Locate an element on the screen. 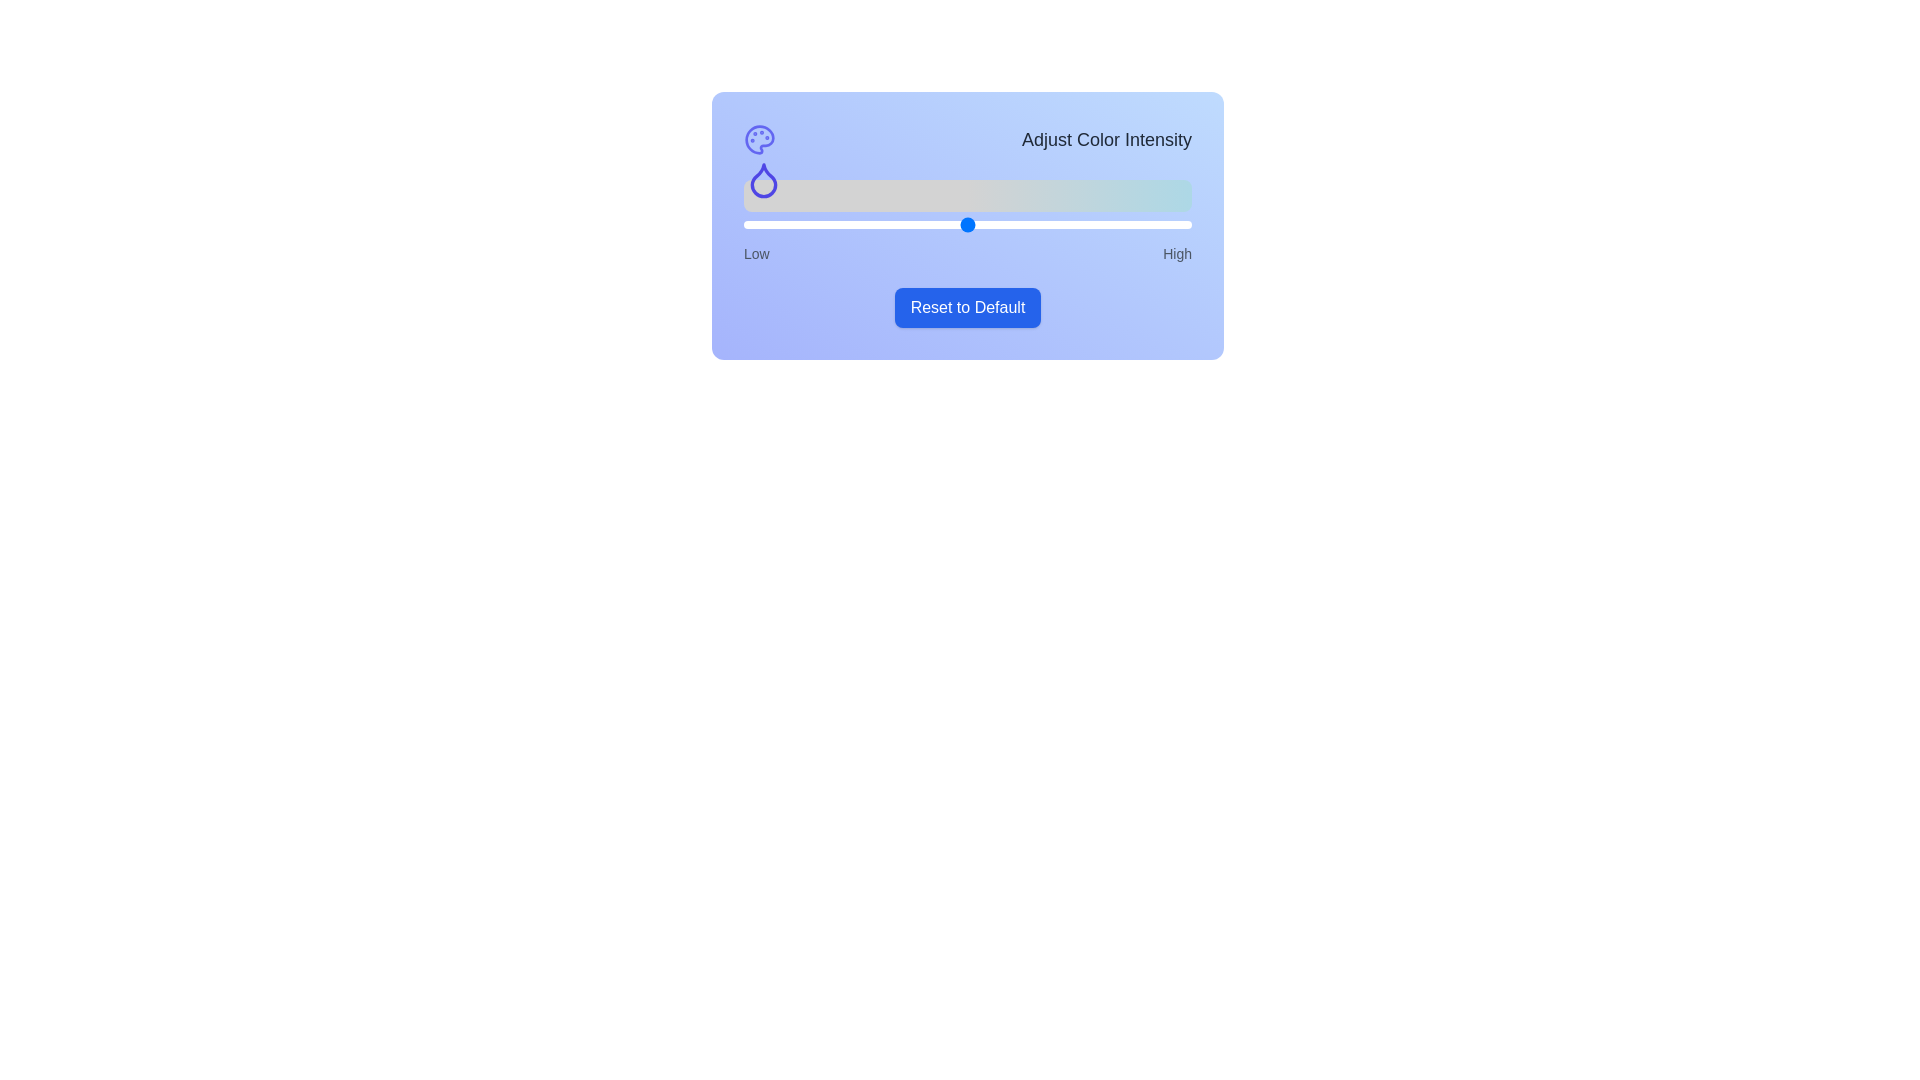 This screenshot has height=1080, width=1920. the slider to set the color intensity to 83 is located at coordinates (1114, 224).